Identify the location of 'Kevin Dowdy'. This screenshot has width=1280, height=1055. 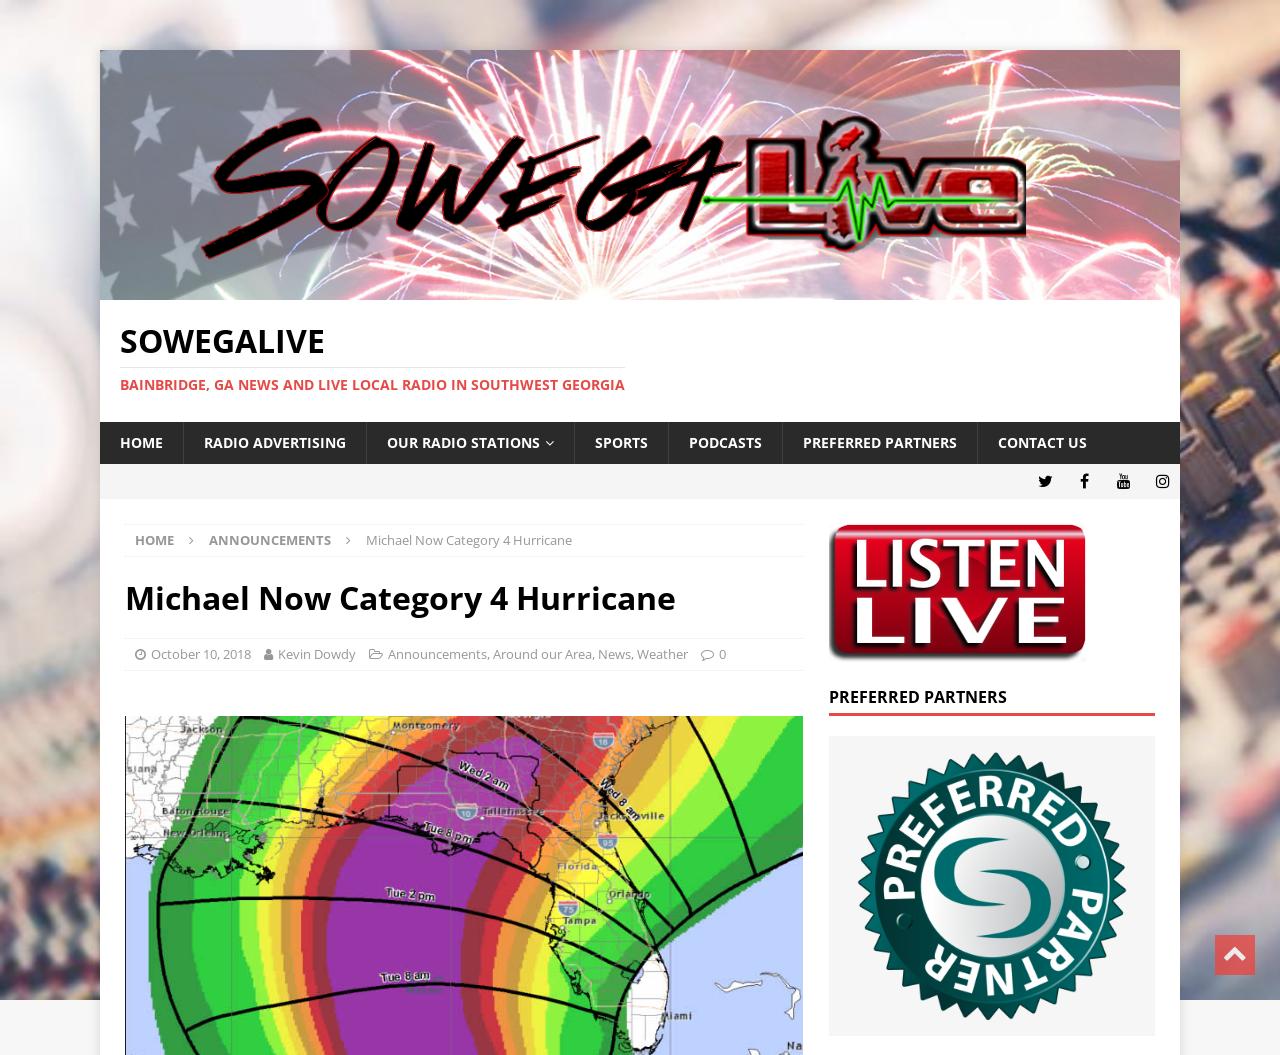
(316, 652).